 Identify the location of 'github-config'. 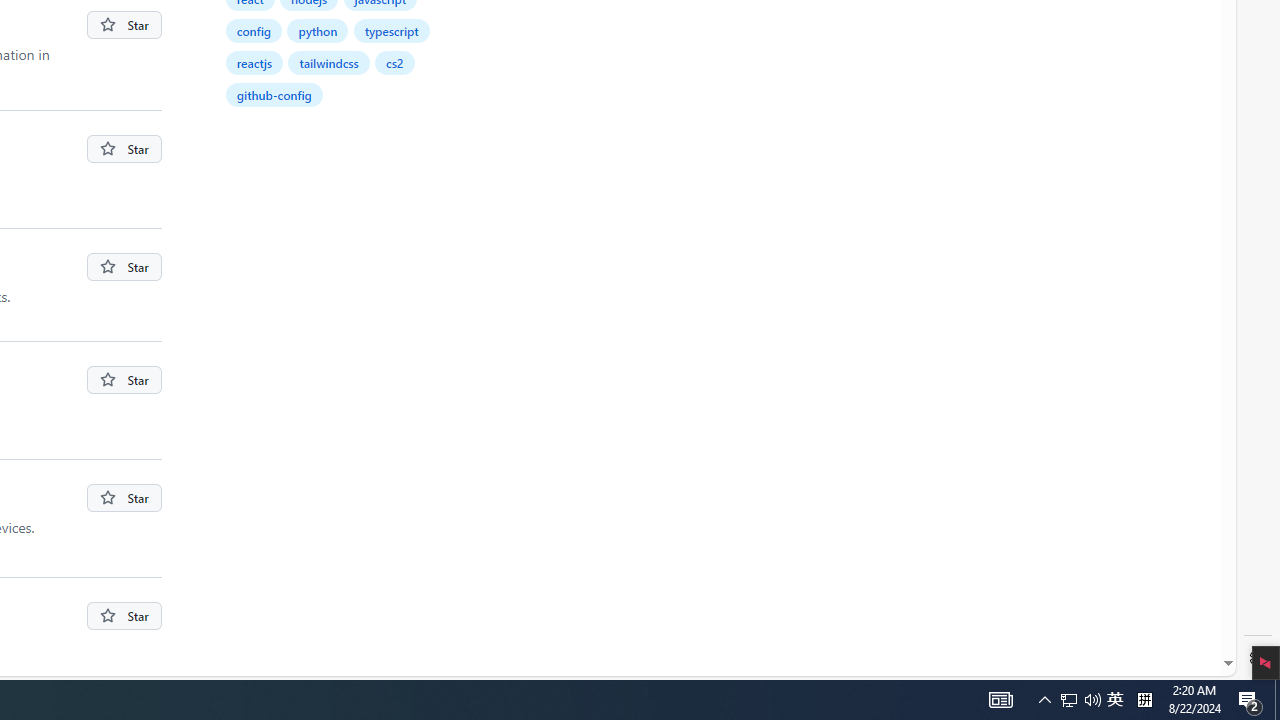
(274, 95).